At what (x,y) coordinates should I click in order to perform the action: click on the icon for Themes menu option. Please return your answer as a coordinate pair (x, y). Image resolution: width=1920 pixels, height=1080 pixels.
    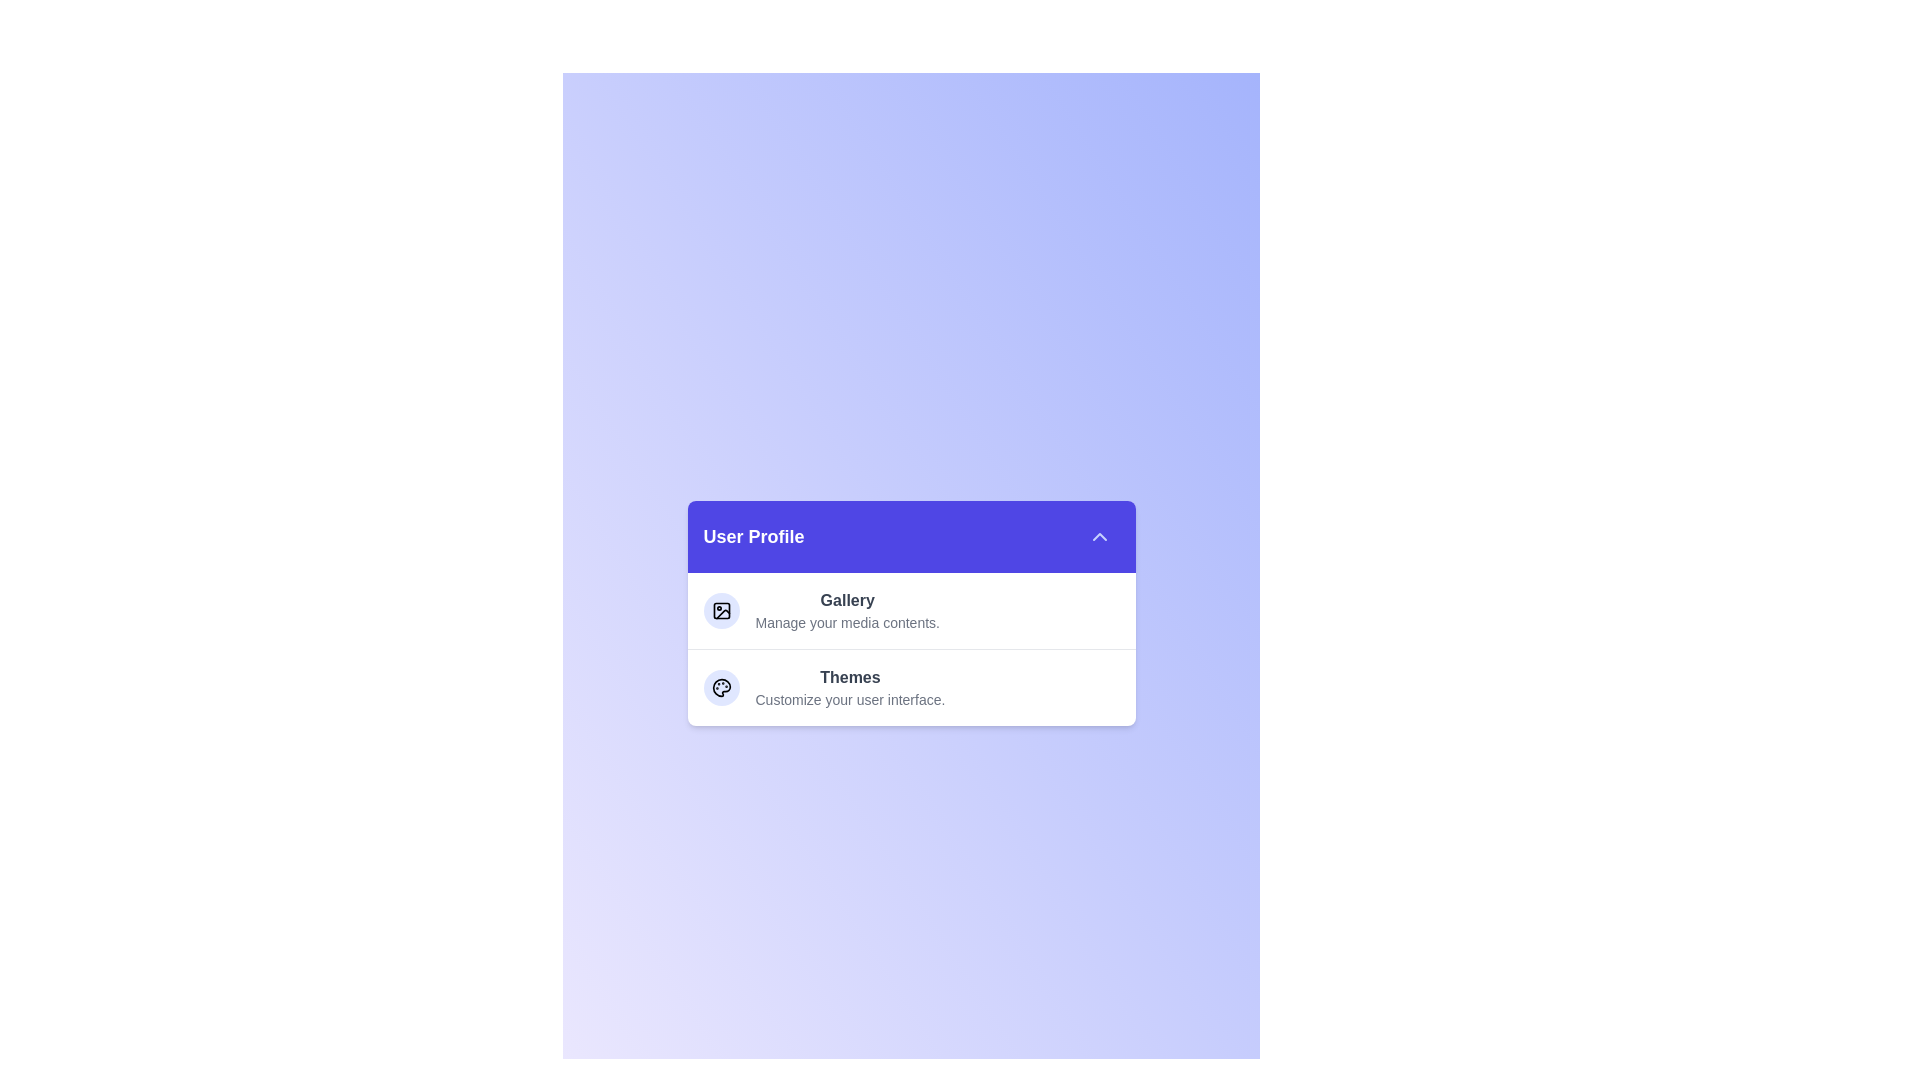
    Looking at the image, I should click on (720, 686).